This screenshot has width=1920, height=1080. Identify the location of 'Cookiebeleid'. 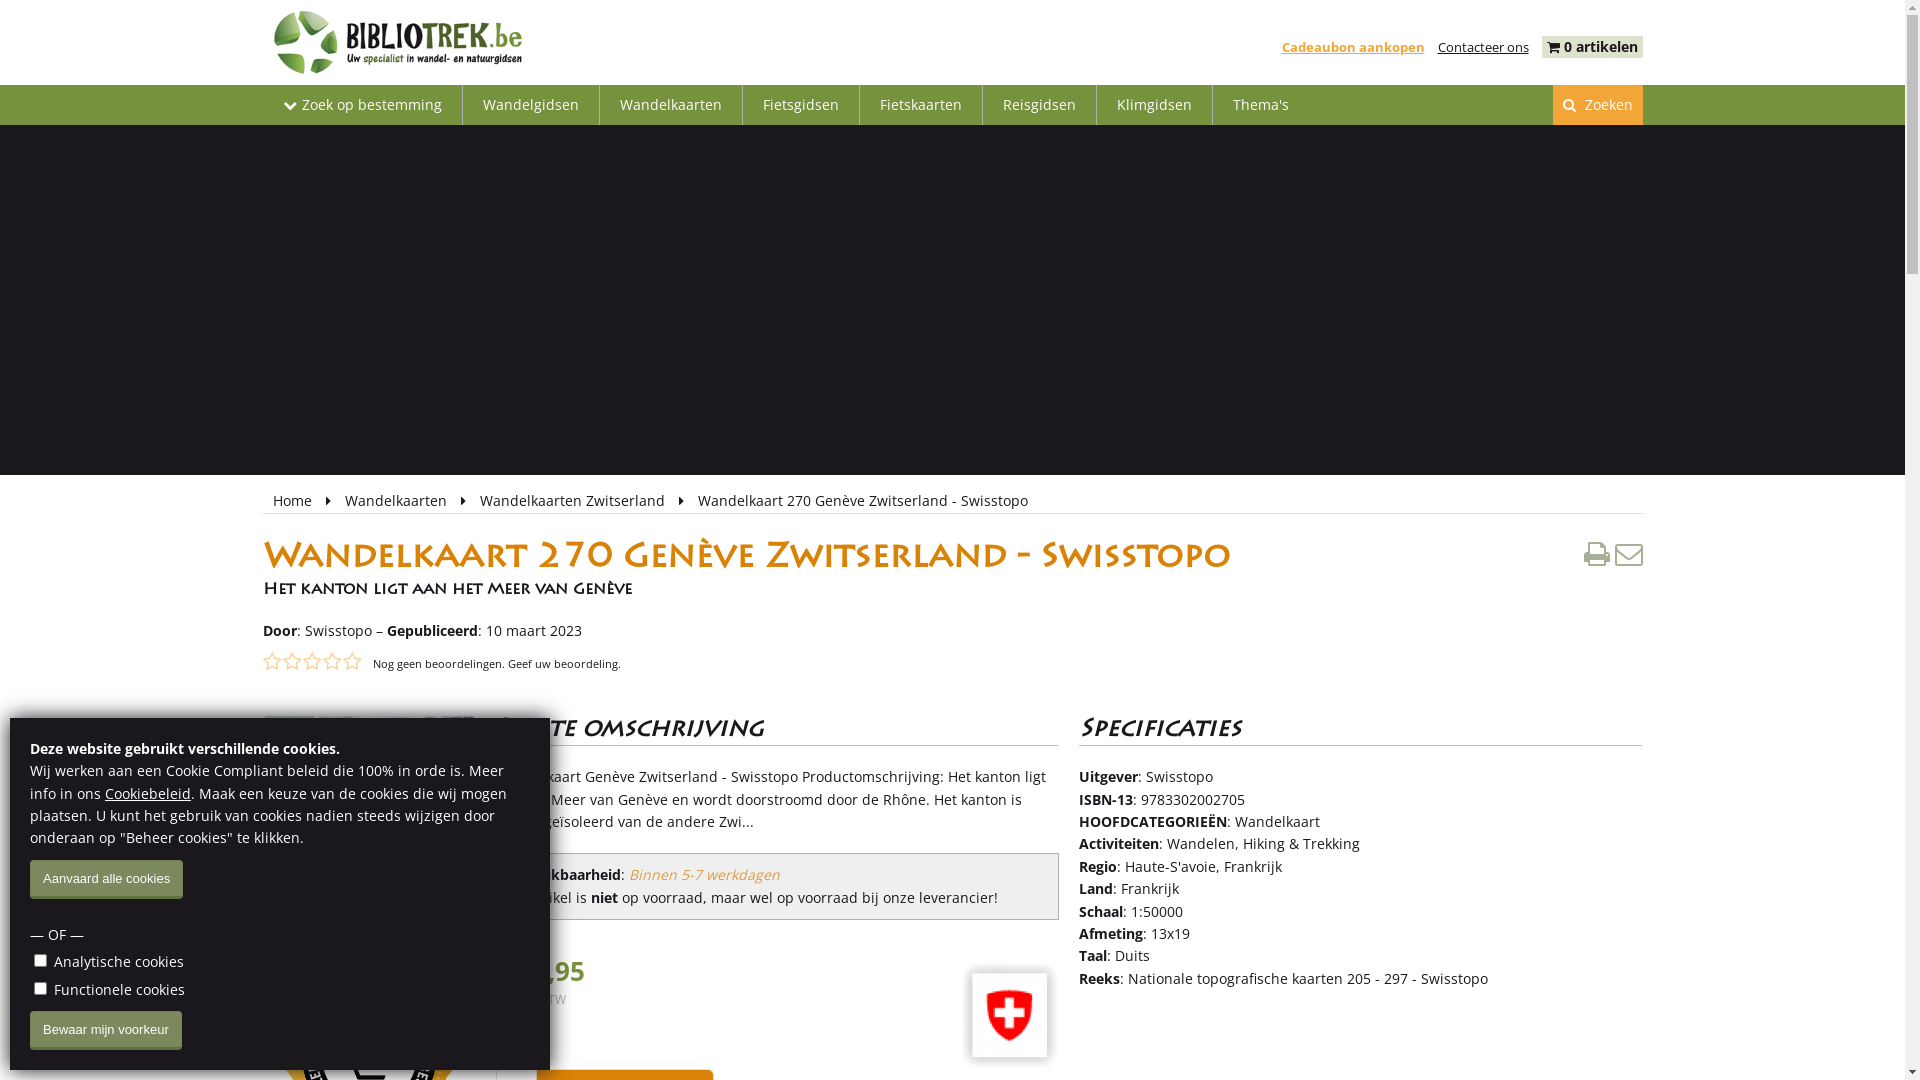
(147, 792).